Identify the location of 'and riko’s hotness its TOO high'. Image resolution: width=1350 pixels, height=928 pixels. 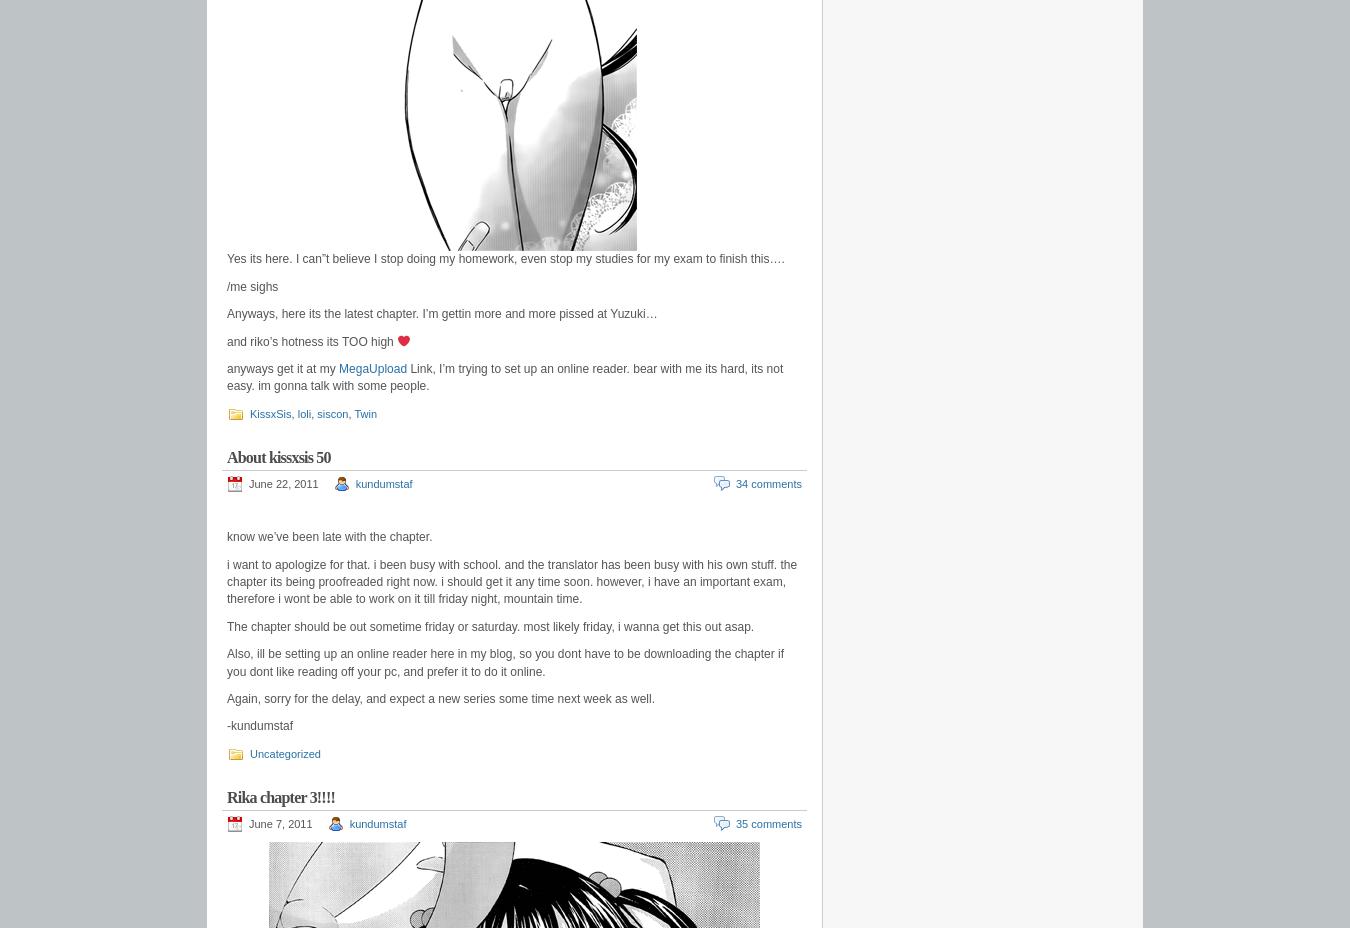
(310, 340).